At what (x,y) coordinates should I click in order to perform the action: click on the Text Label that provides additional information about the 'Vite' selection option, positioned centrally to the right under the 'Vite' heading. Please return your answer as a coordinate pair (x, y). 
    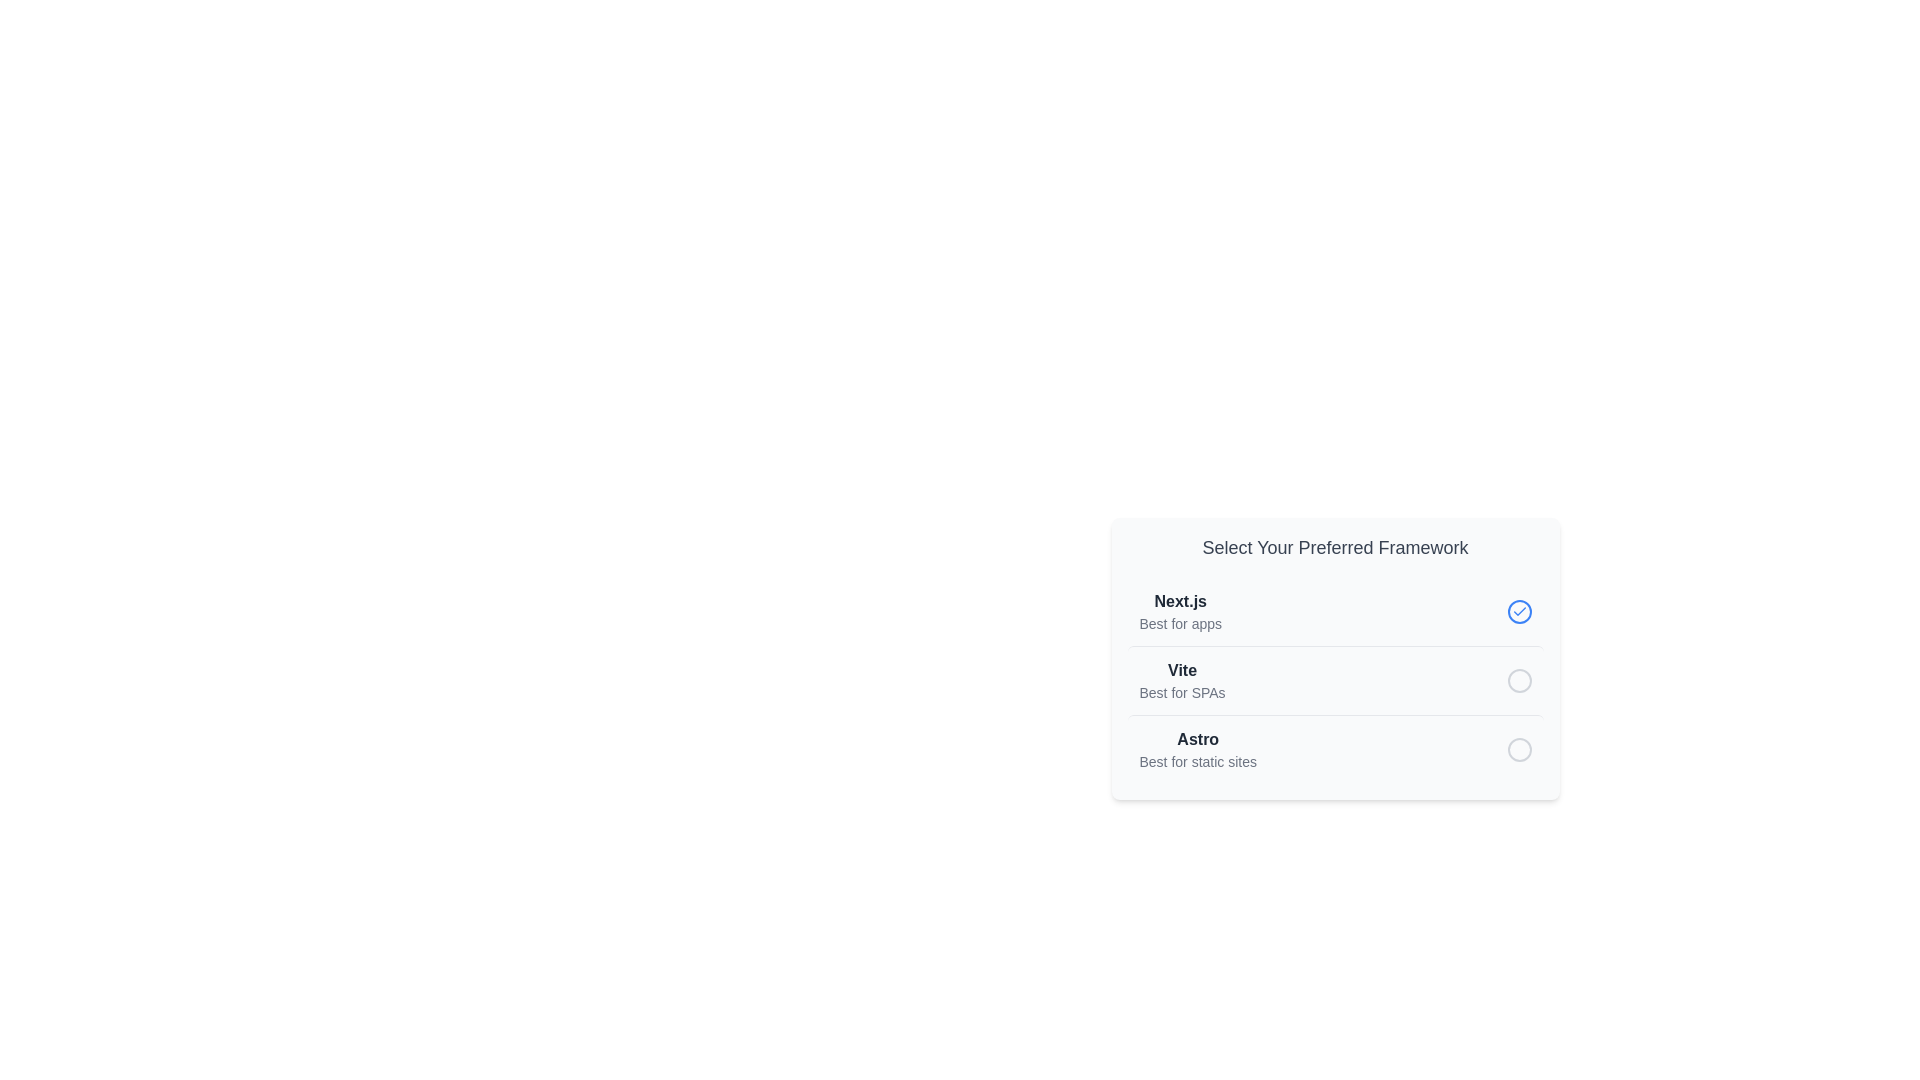
    Looking at the image, I should click on (1182, 692).